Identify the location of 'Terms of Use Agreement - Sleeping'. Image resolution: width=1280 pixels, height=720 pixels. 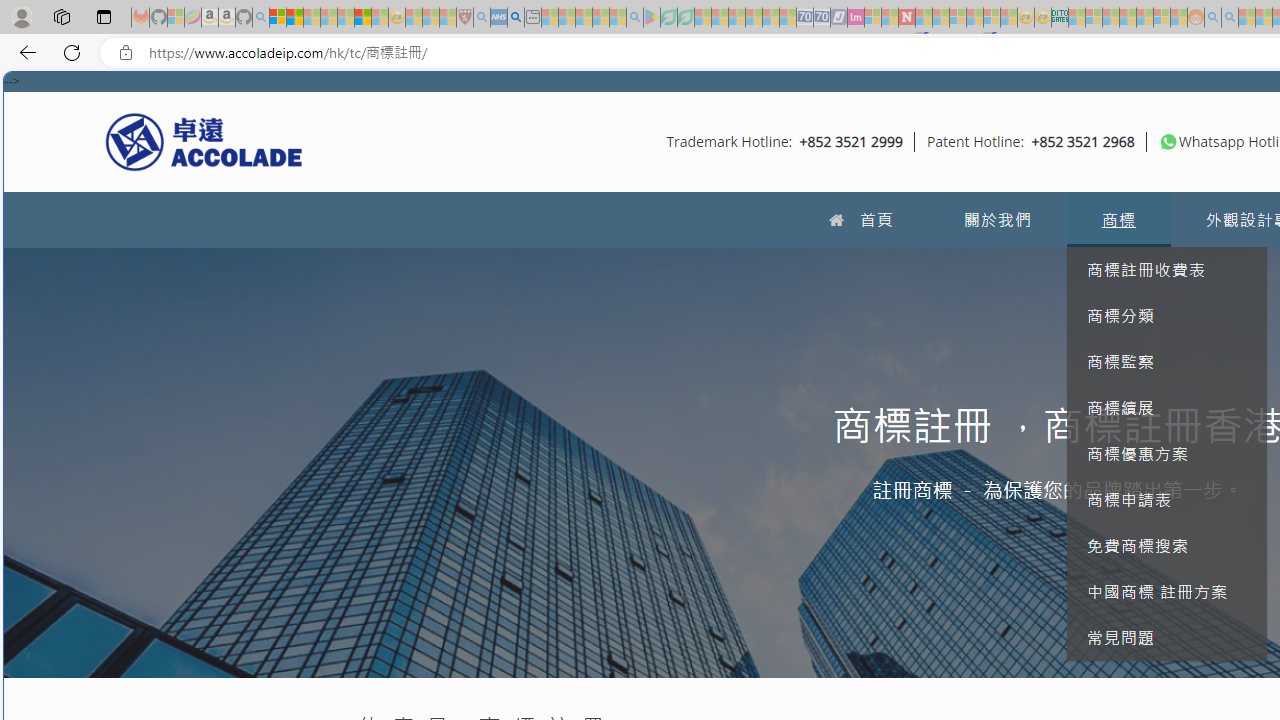
(668, 17).